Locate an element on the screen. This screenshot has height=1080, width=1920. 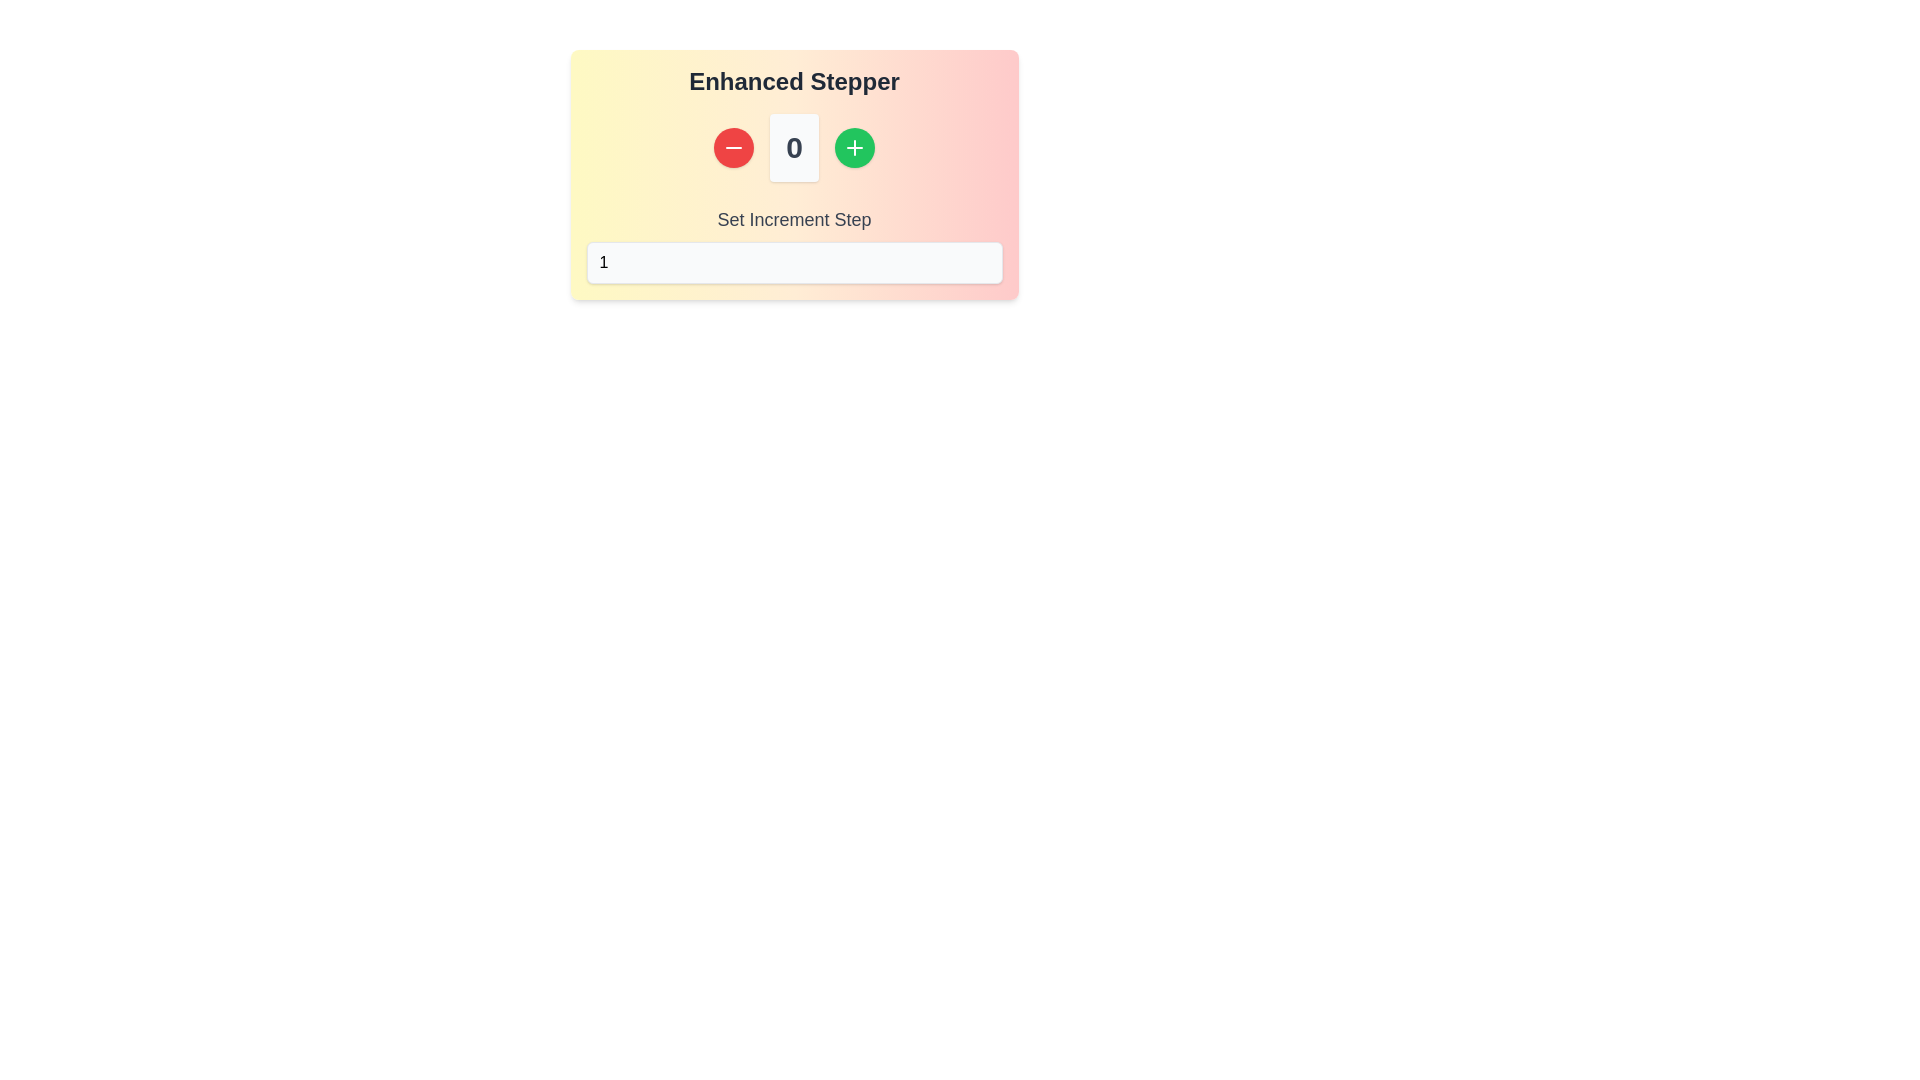
the static text display that shows a numeric value, positioned between the red circular minus button and the green circular plus button is located at coordinates (793, 146).